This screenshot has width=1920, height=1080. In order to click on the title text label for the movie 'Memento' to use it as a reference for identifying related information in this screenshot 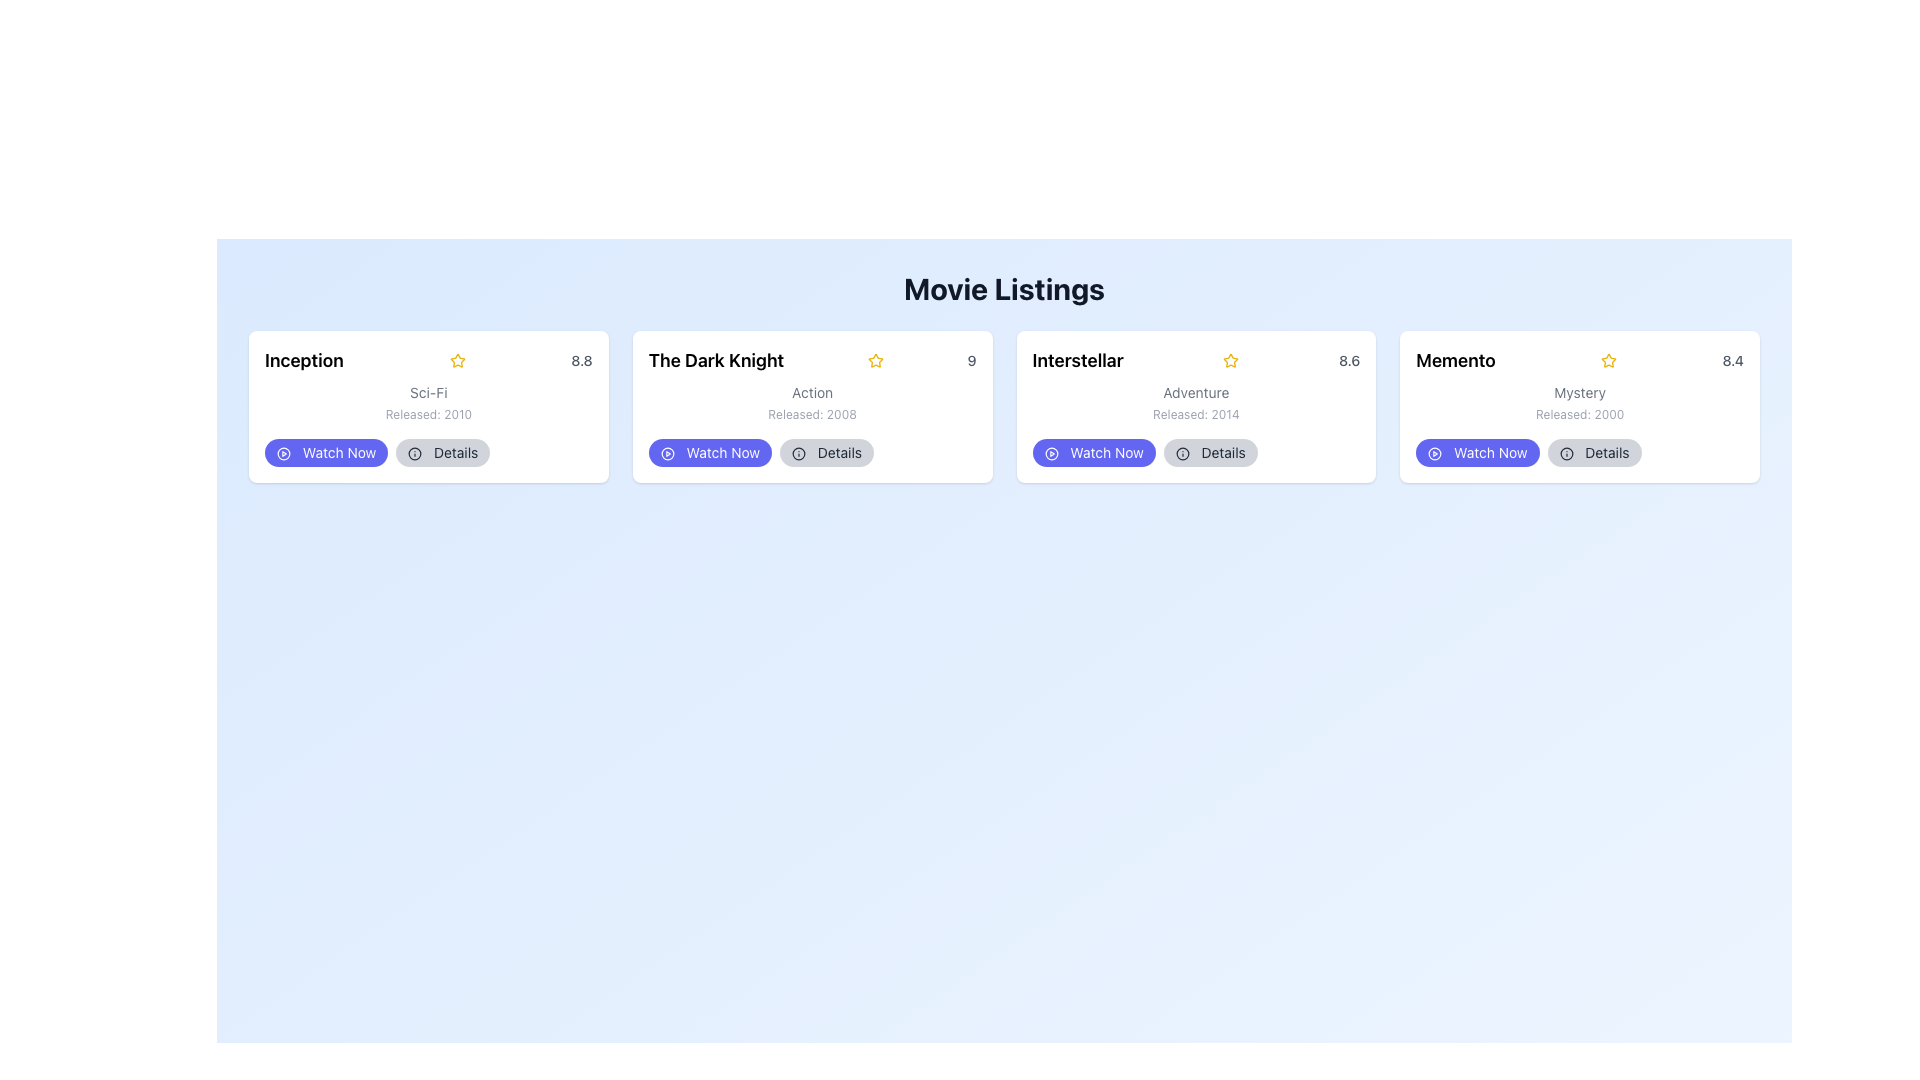, I will do `click(1455, 361)`.